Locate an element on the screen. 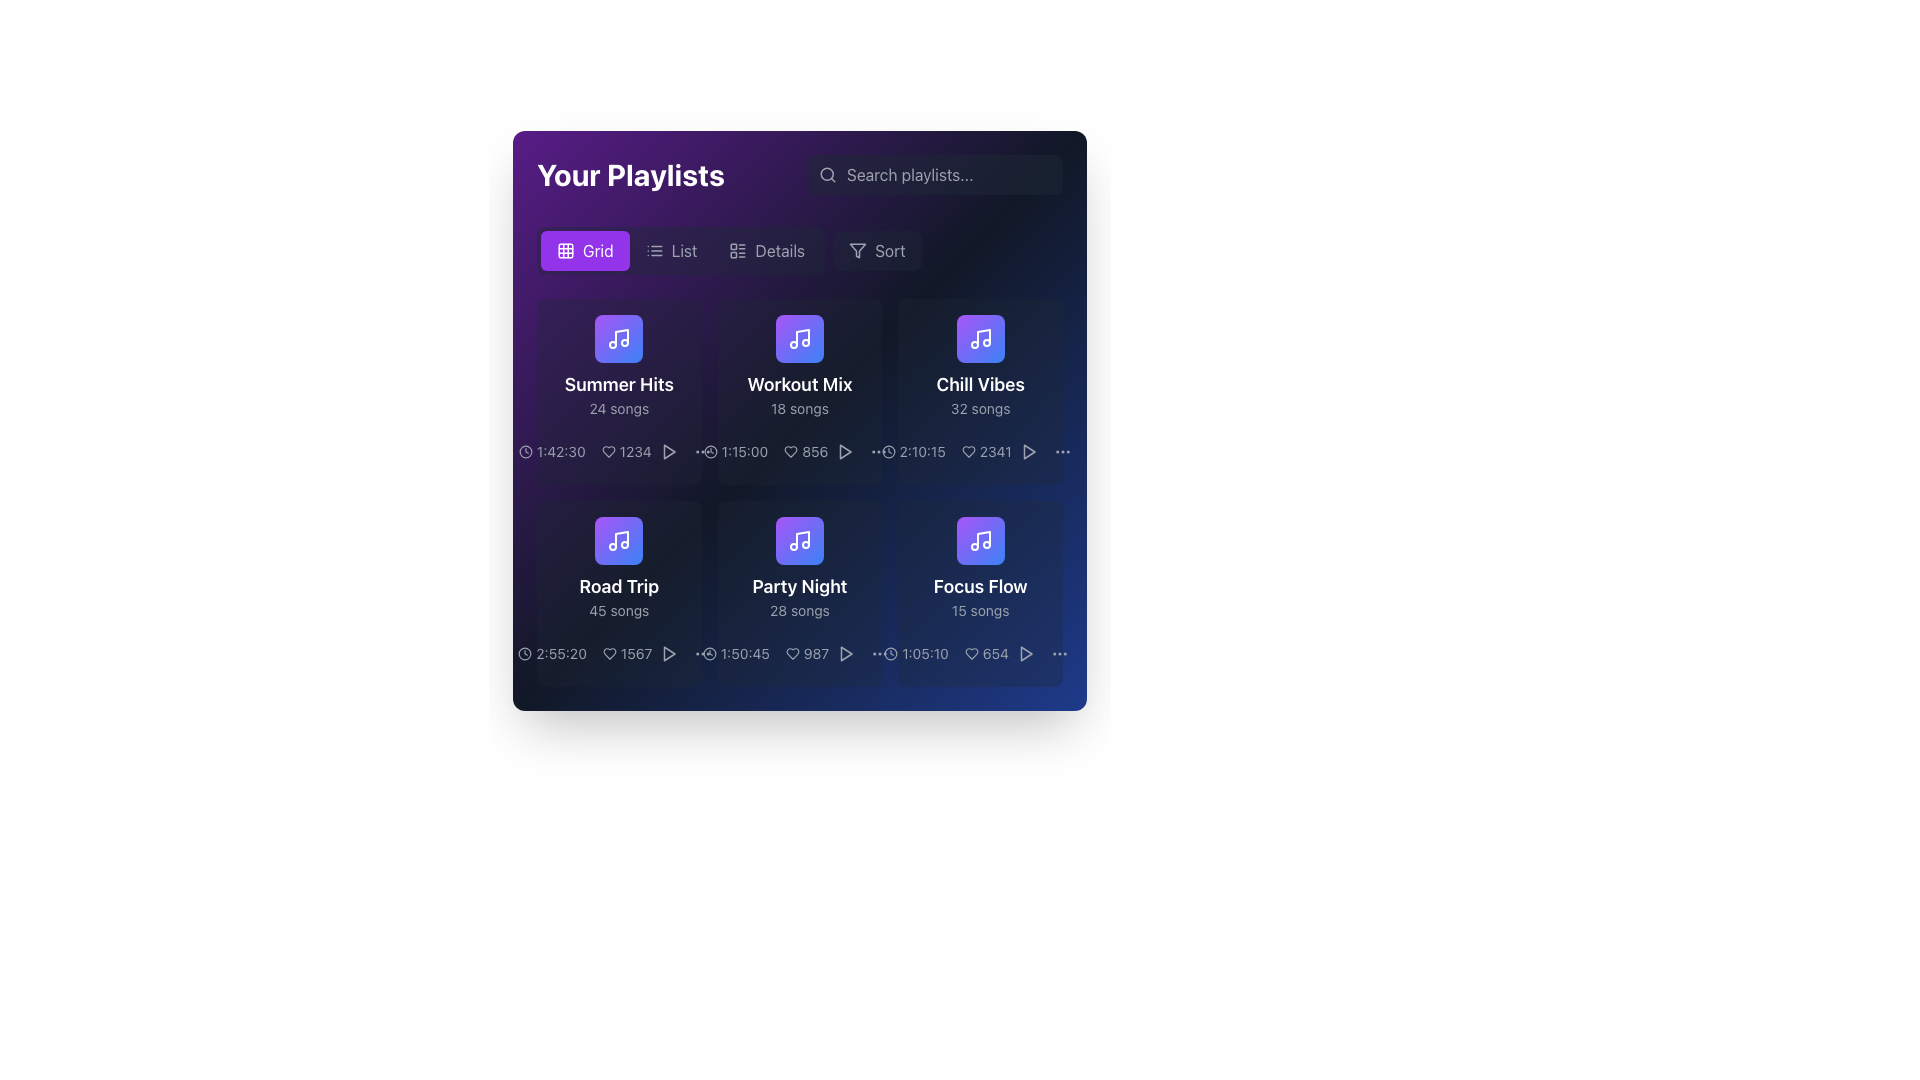  the label displaying the heart icon and the text '987' in the 'Party Night' playlist card is located at coordinates (800, 654).